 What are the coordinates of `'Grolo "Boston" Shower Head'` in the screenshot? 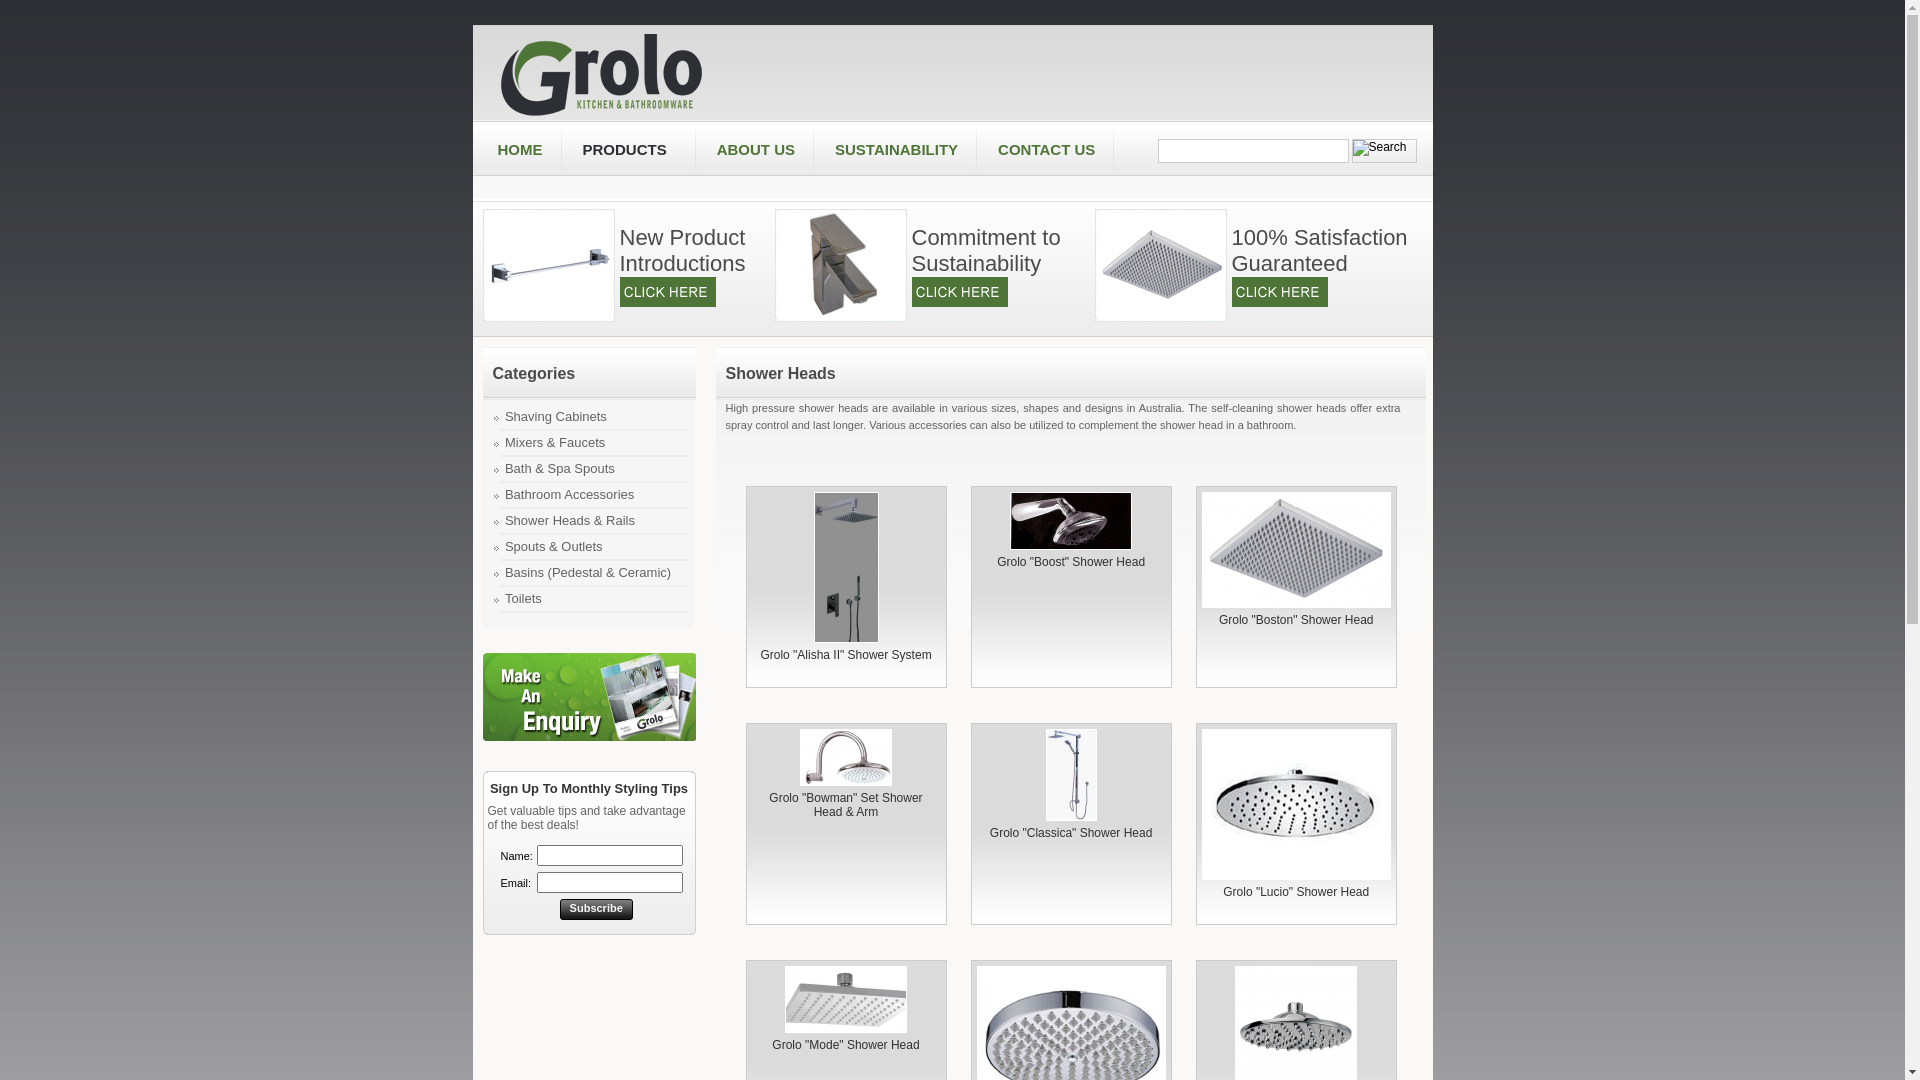 It's located at (1200, 550).